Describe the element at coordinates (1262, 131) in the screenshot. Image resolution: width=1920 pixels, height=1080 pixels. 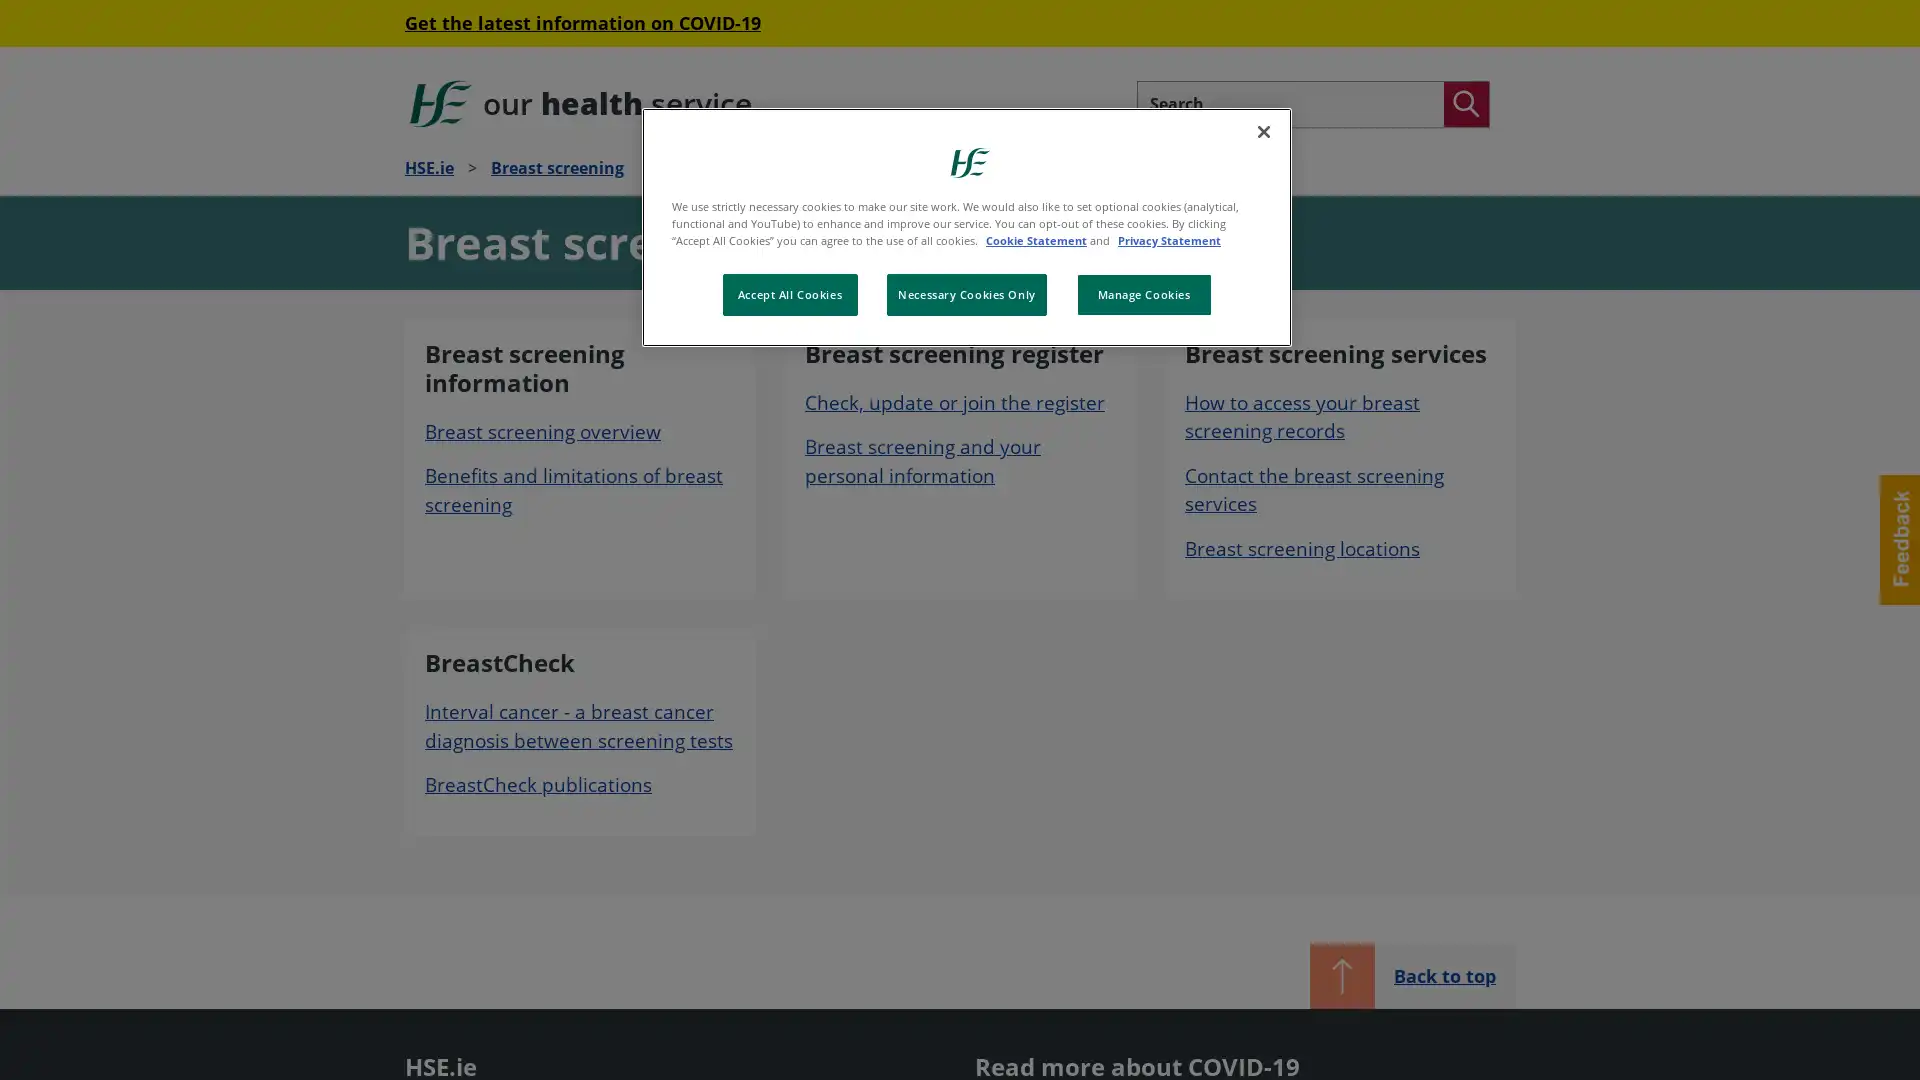
I see `Close` at that location.